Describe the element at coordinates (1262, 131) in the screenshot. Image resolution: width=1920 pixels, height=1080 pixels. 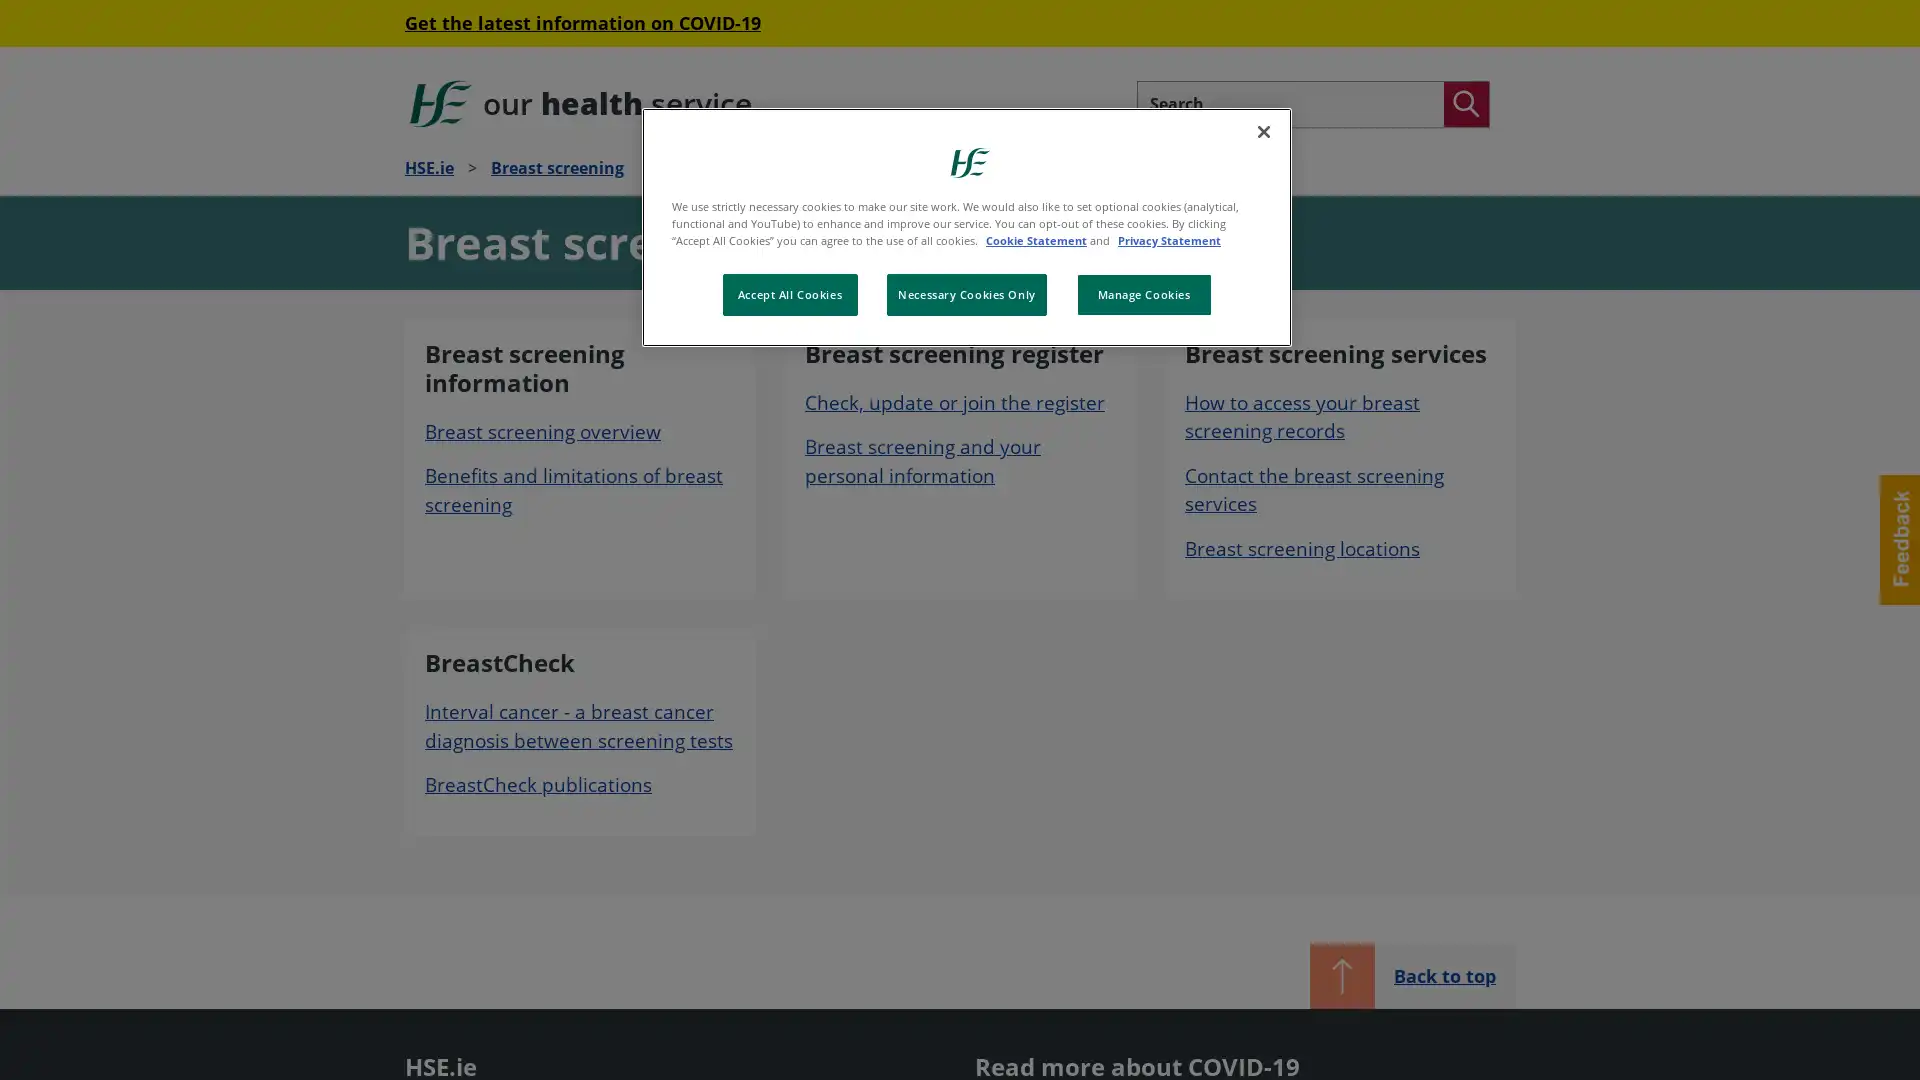
I see `Close` at that location.